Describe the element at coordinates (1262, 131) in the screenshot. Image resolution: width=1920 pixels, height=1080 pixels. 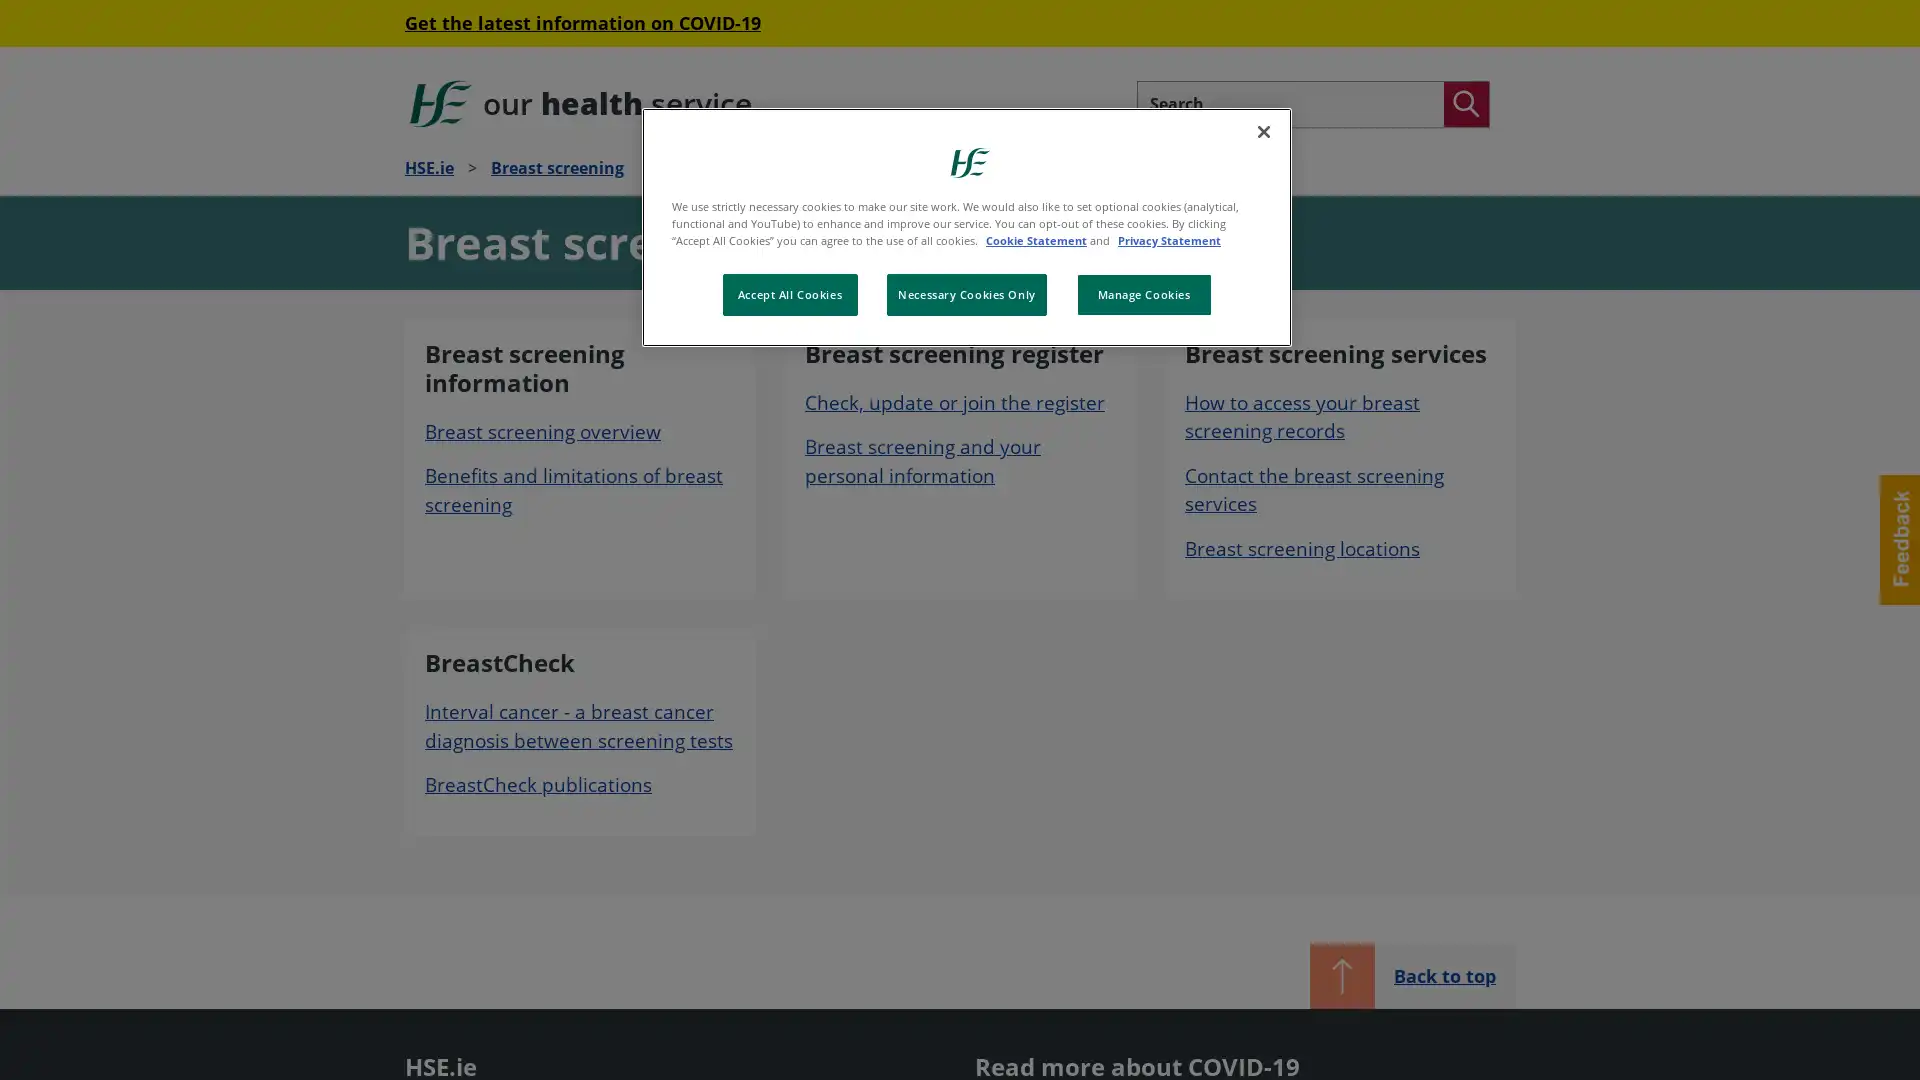
I see `Close` at that location.